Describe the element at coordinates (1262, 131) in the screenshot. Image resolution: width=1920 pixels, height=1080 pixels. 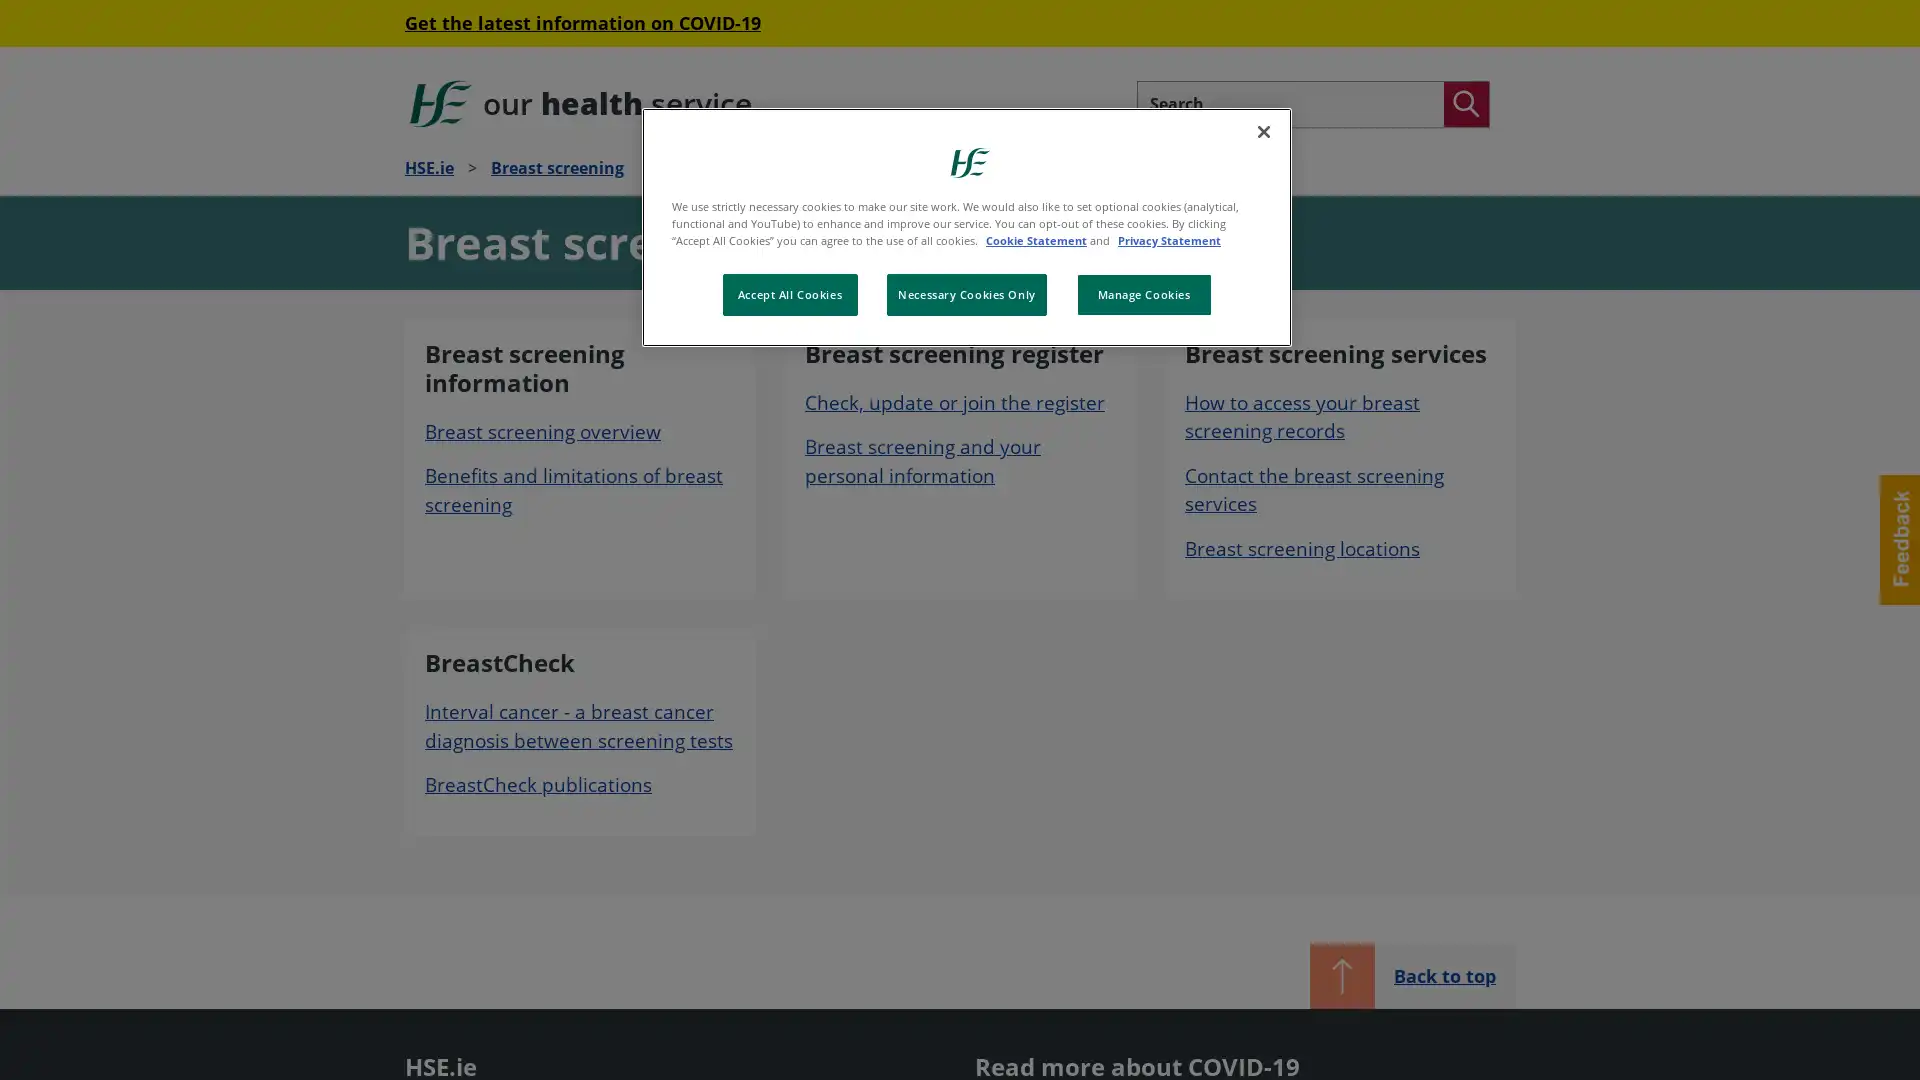
I see `Close` at that location.